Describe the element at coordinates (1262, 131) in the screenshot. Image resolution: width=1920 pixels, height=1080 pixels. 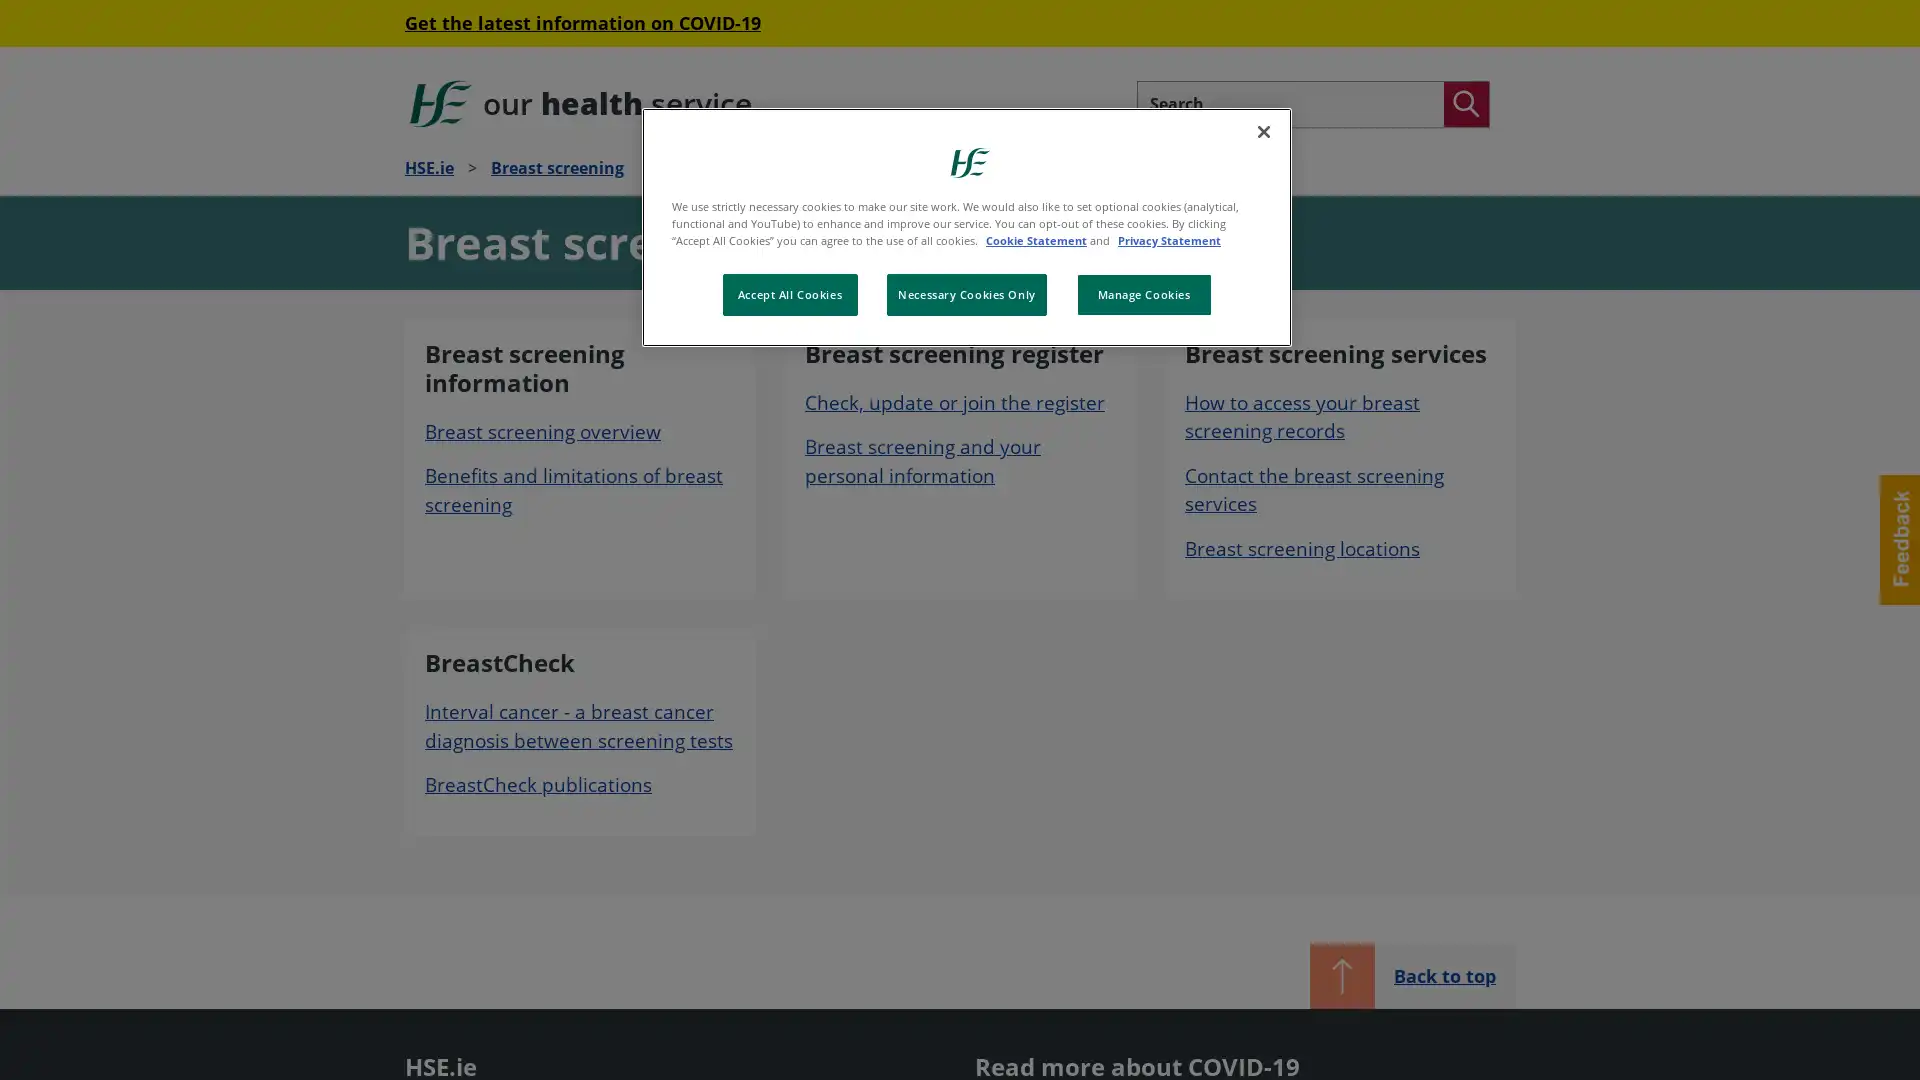
I see `Close` at that location.